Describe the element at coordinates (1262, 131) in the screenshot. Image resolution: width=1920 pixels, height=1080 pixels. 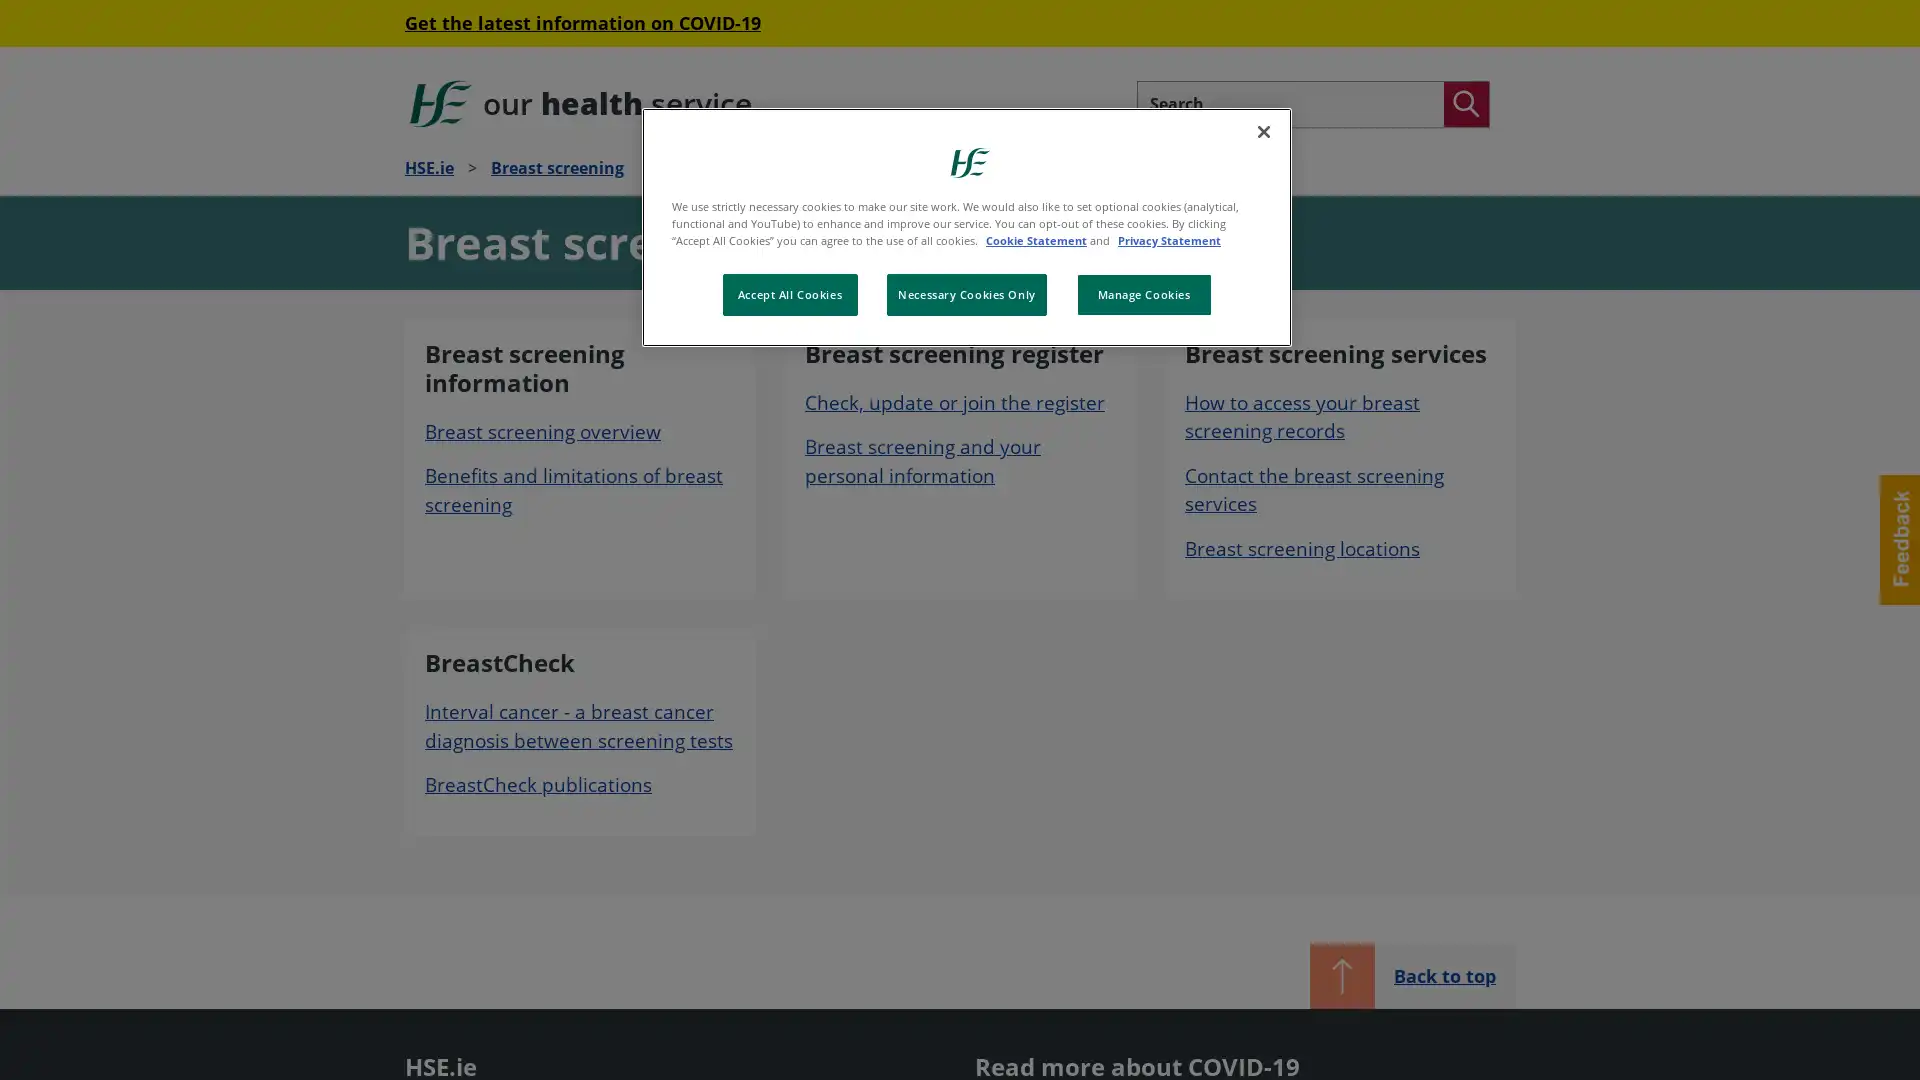
I see `Close` at that location.